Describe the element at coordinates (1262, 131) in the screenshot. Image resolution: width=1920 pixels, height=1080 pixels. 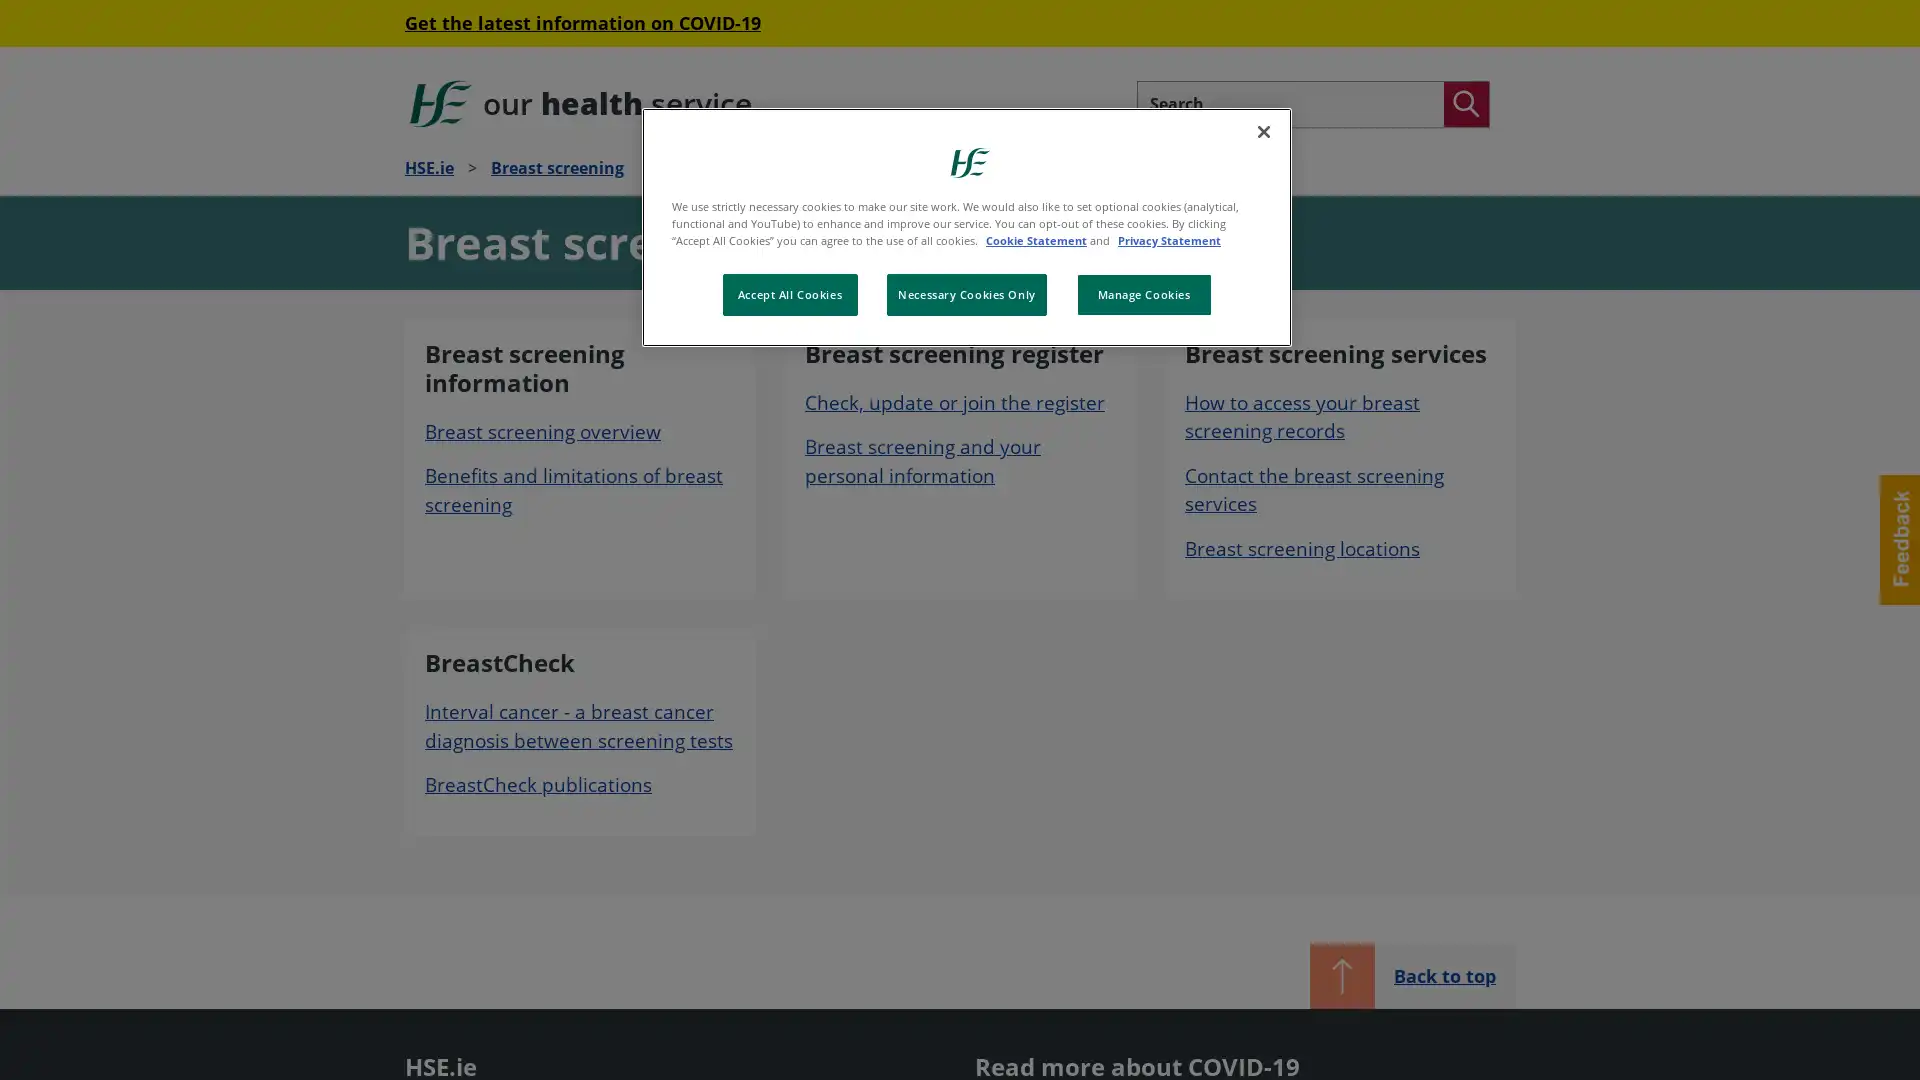
I see `Close` at that location.